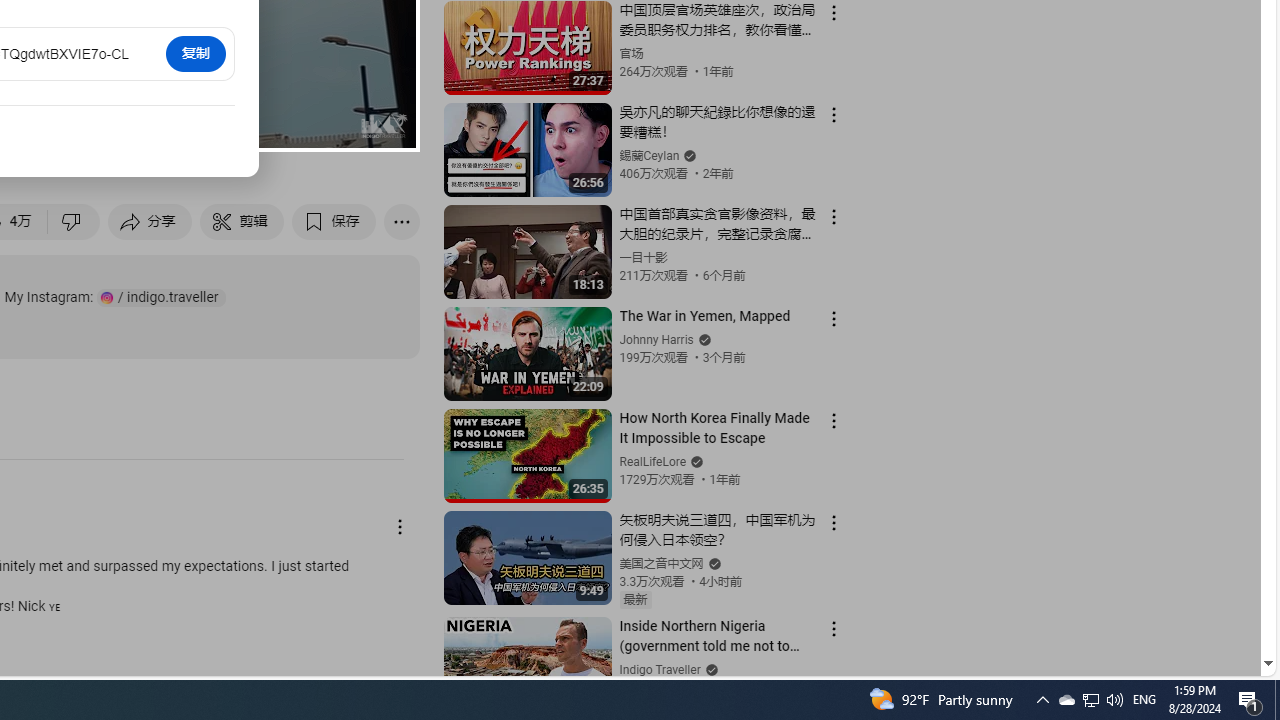 This screenshot has width=1280, height=720. I want to click on 'Instagram Channel Link: indigo.traveller', so click(161, 297).